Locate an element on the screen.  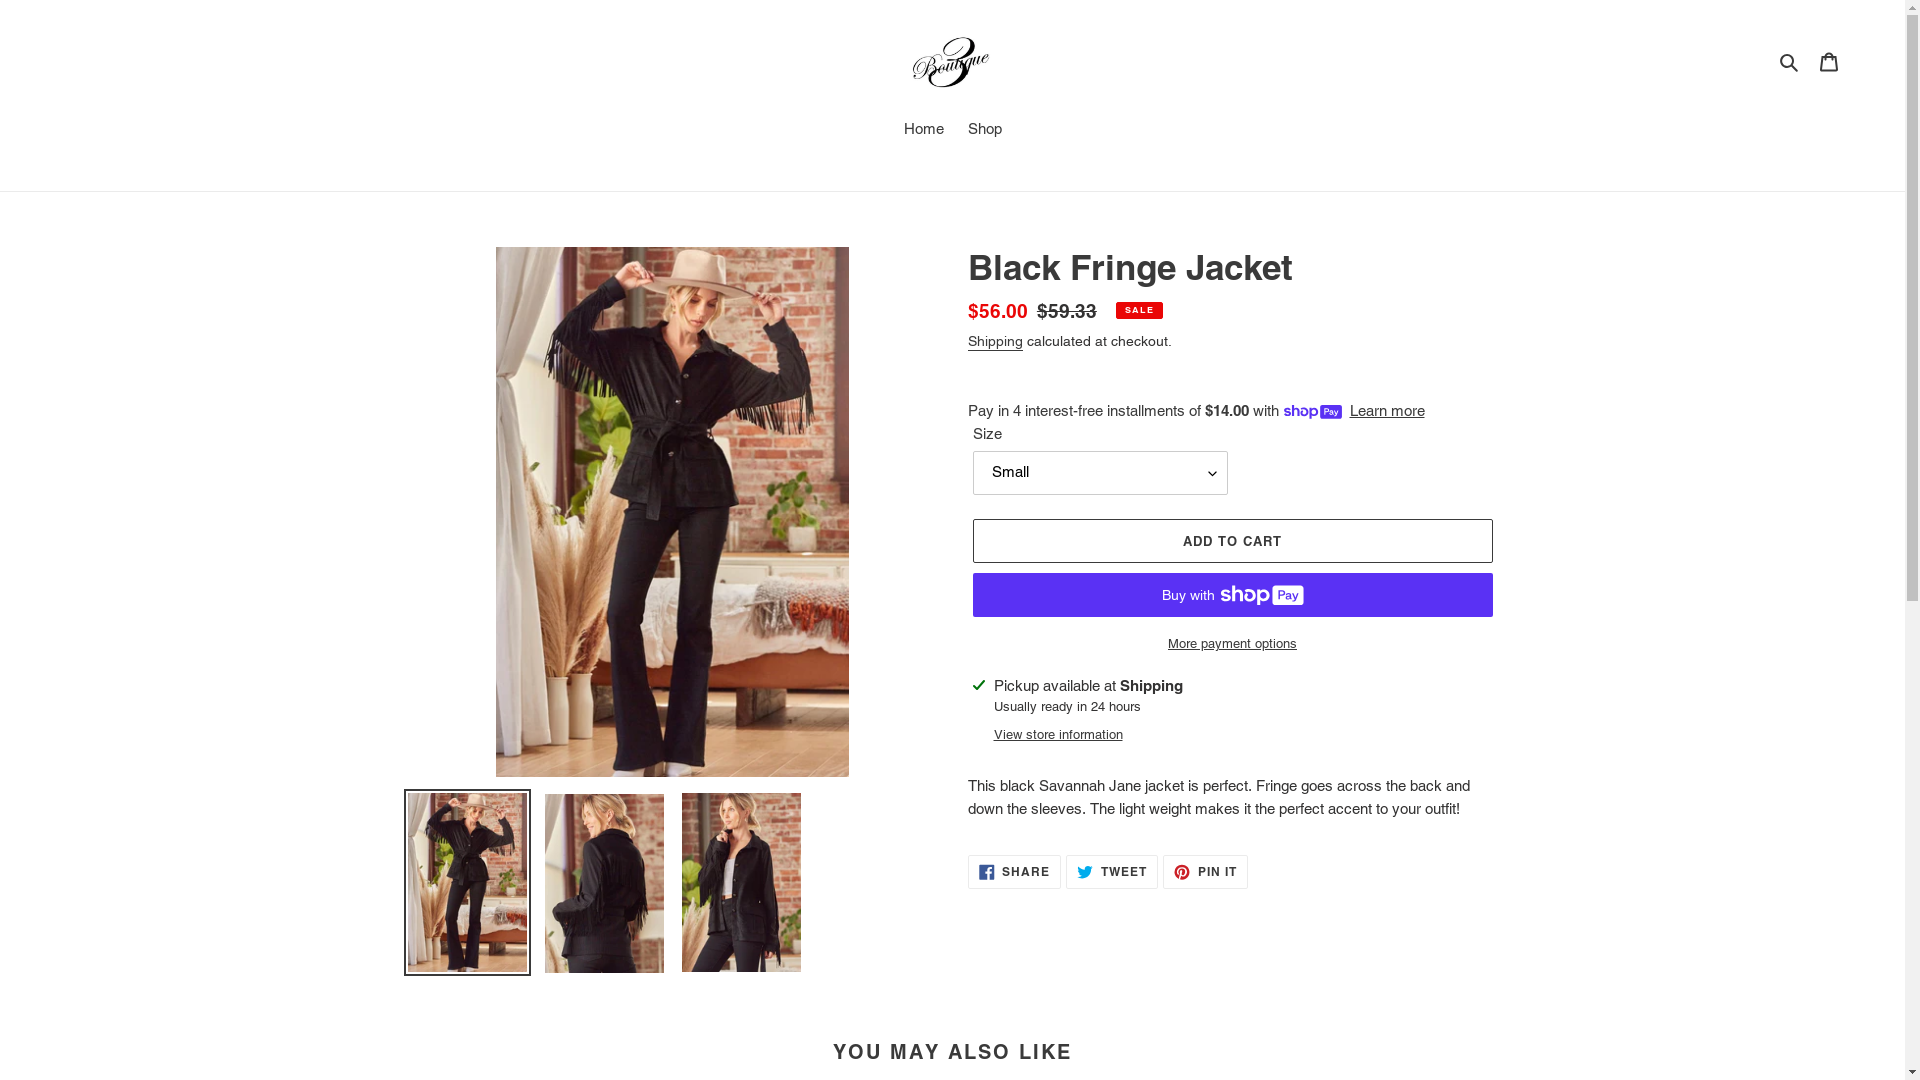
'Shop' is located at coordinates (984, 131).